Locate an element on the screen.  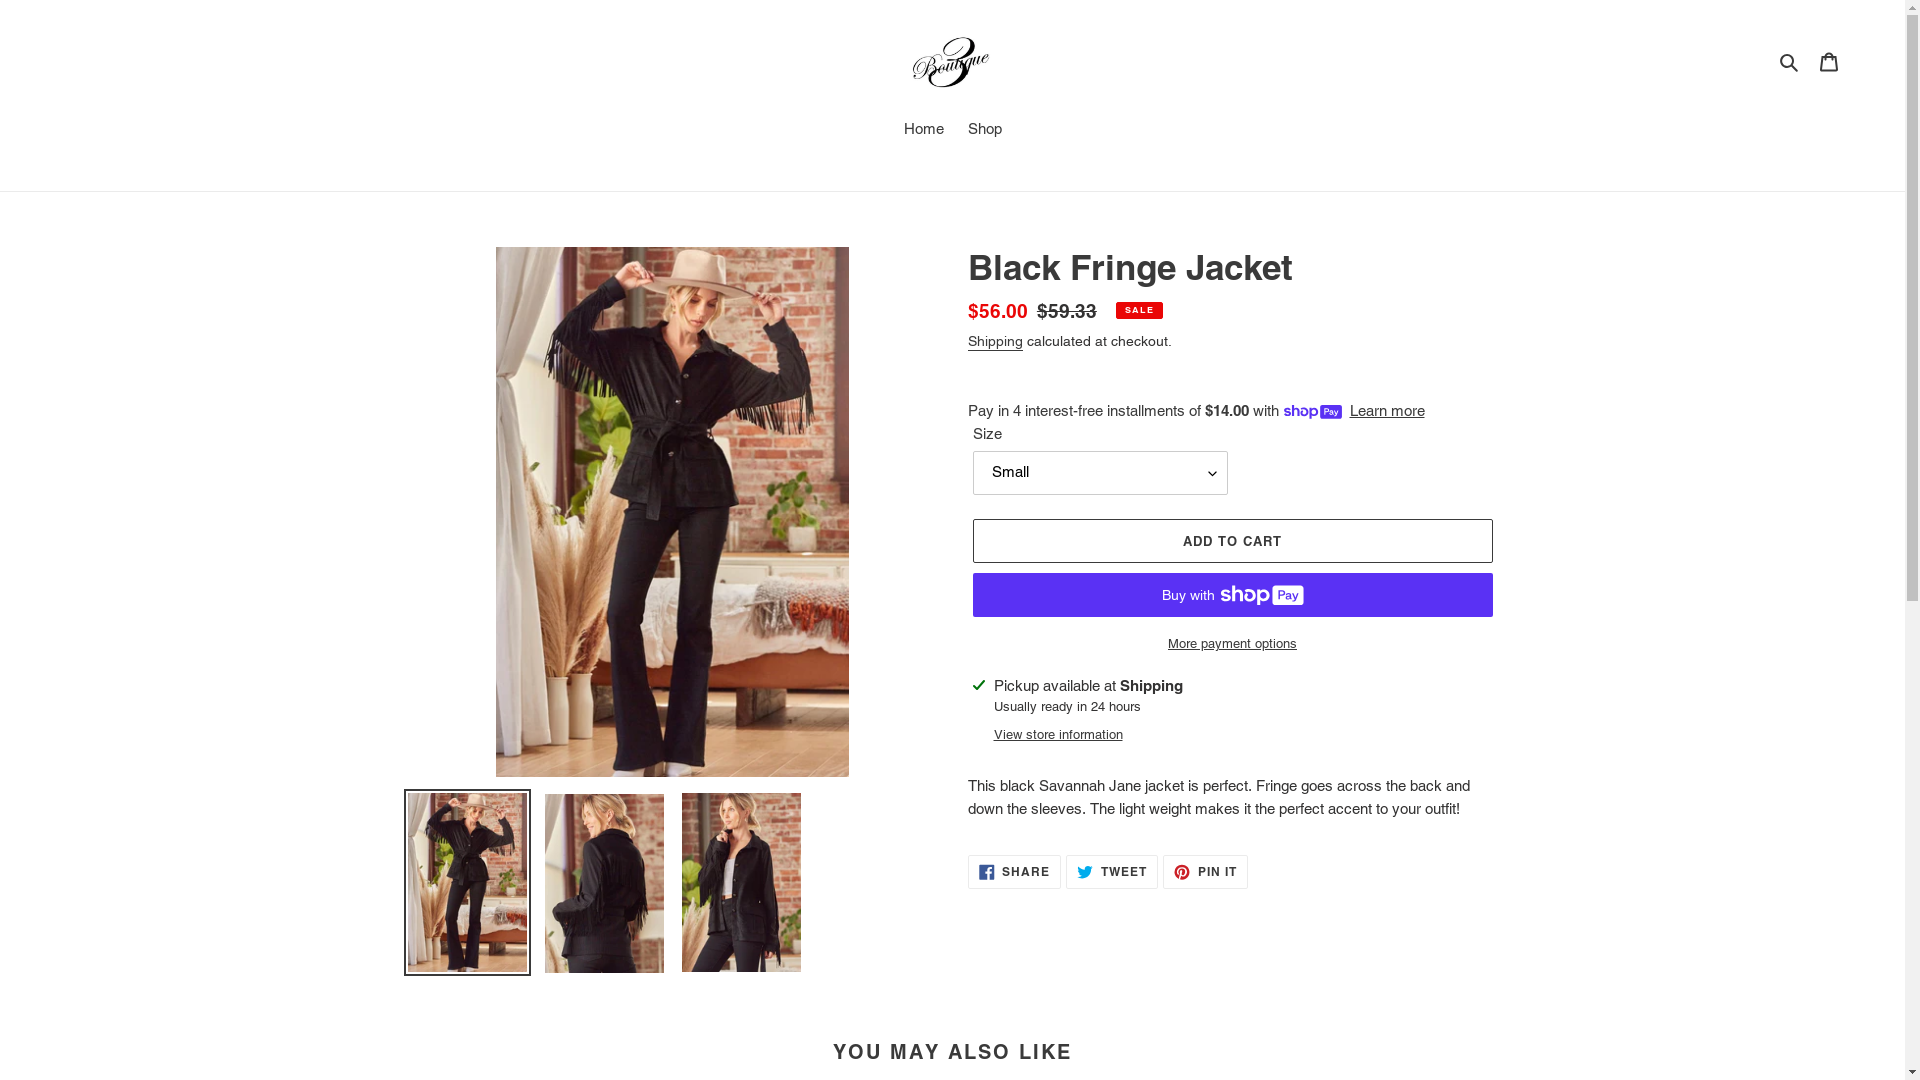
'Shop' is located at coordinates (984, 131).